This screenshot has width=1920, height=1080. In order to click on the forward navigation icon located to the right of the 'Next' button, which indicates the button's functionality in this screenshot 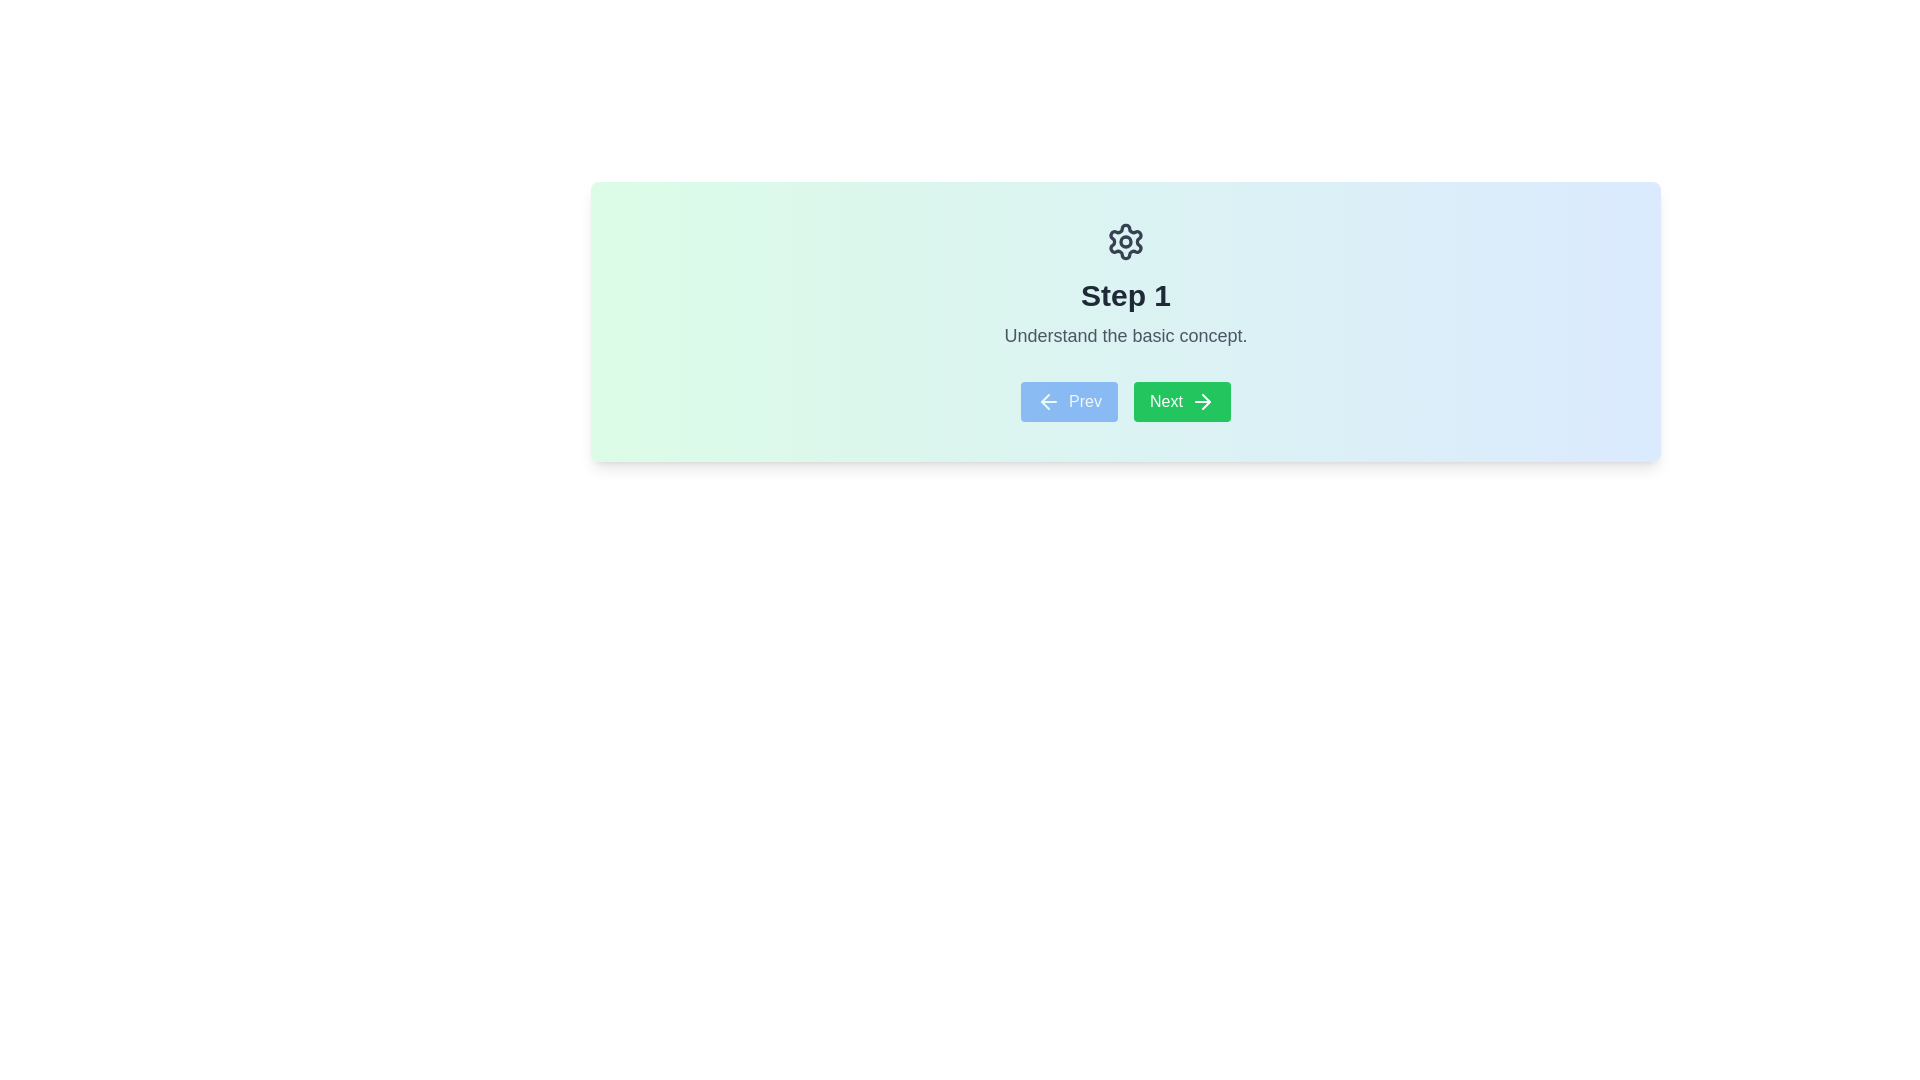, I will do `click(1205, 401)`.